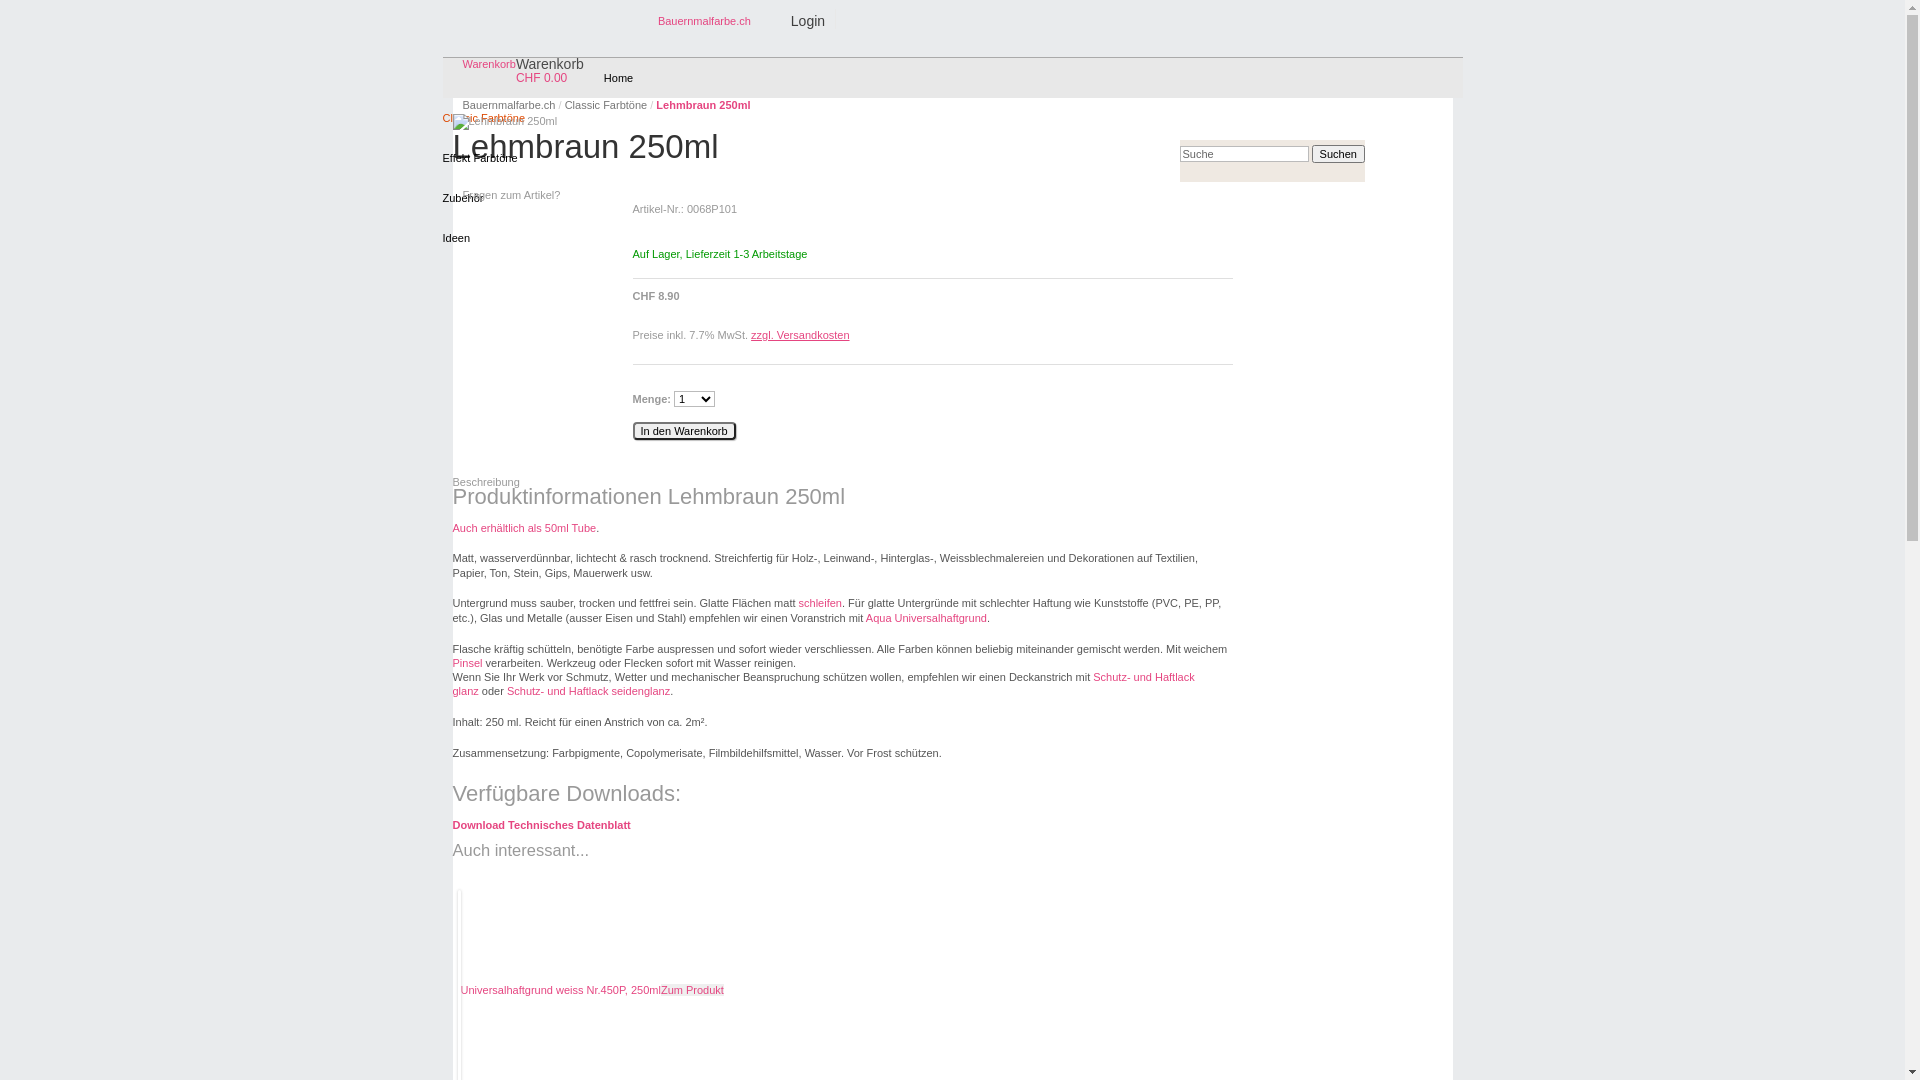 The height and width of the screenshot is (1080, 1920). Describe the element at coordinates (450, 122) in the screenshot. I see `'Lehmbraun 250ml'` at that location.